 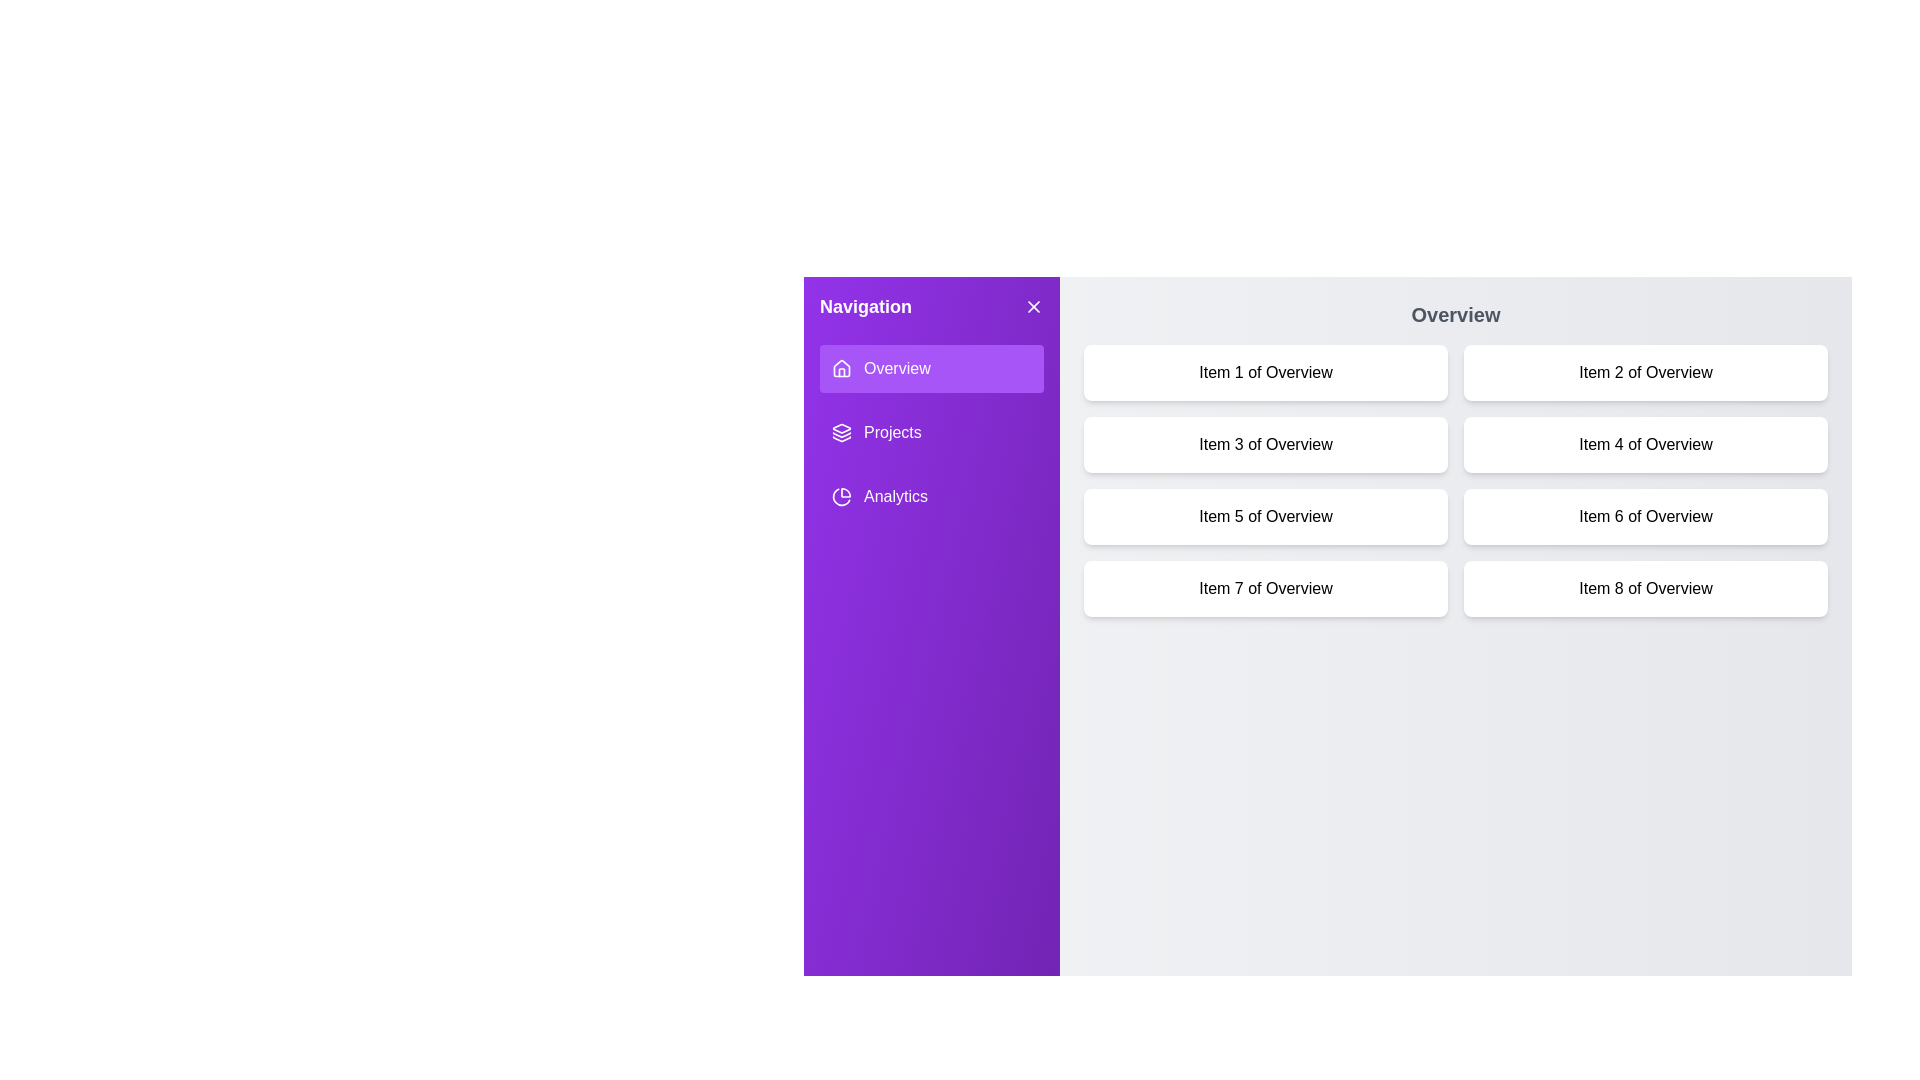 What do you see at coordinates (930, 369) in the screenshot?
I see `the navigation tab Overview` at bounding box center [930, 369].